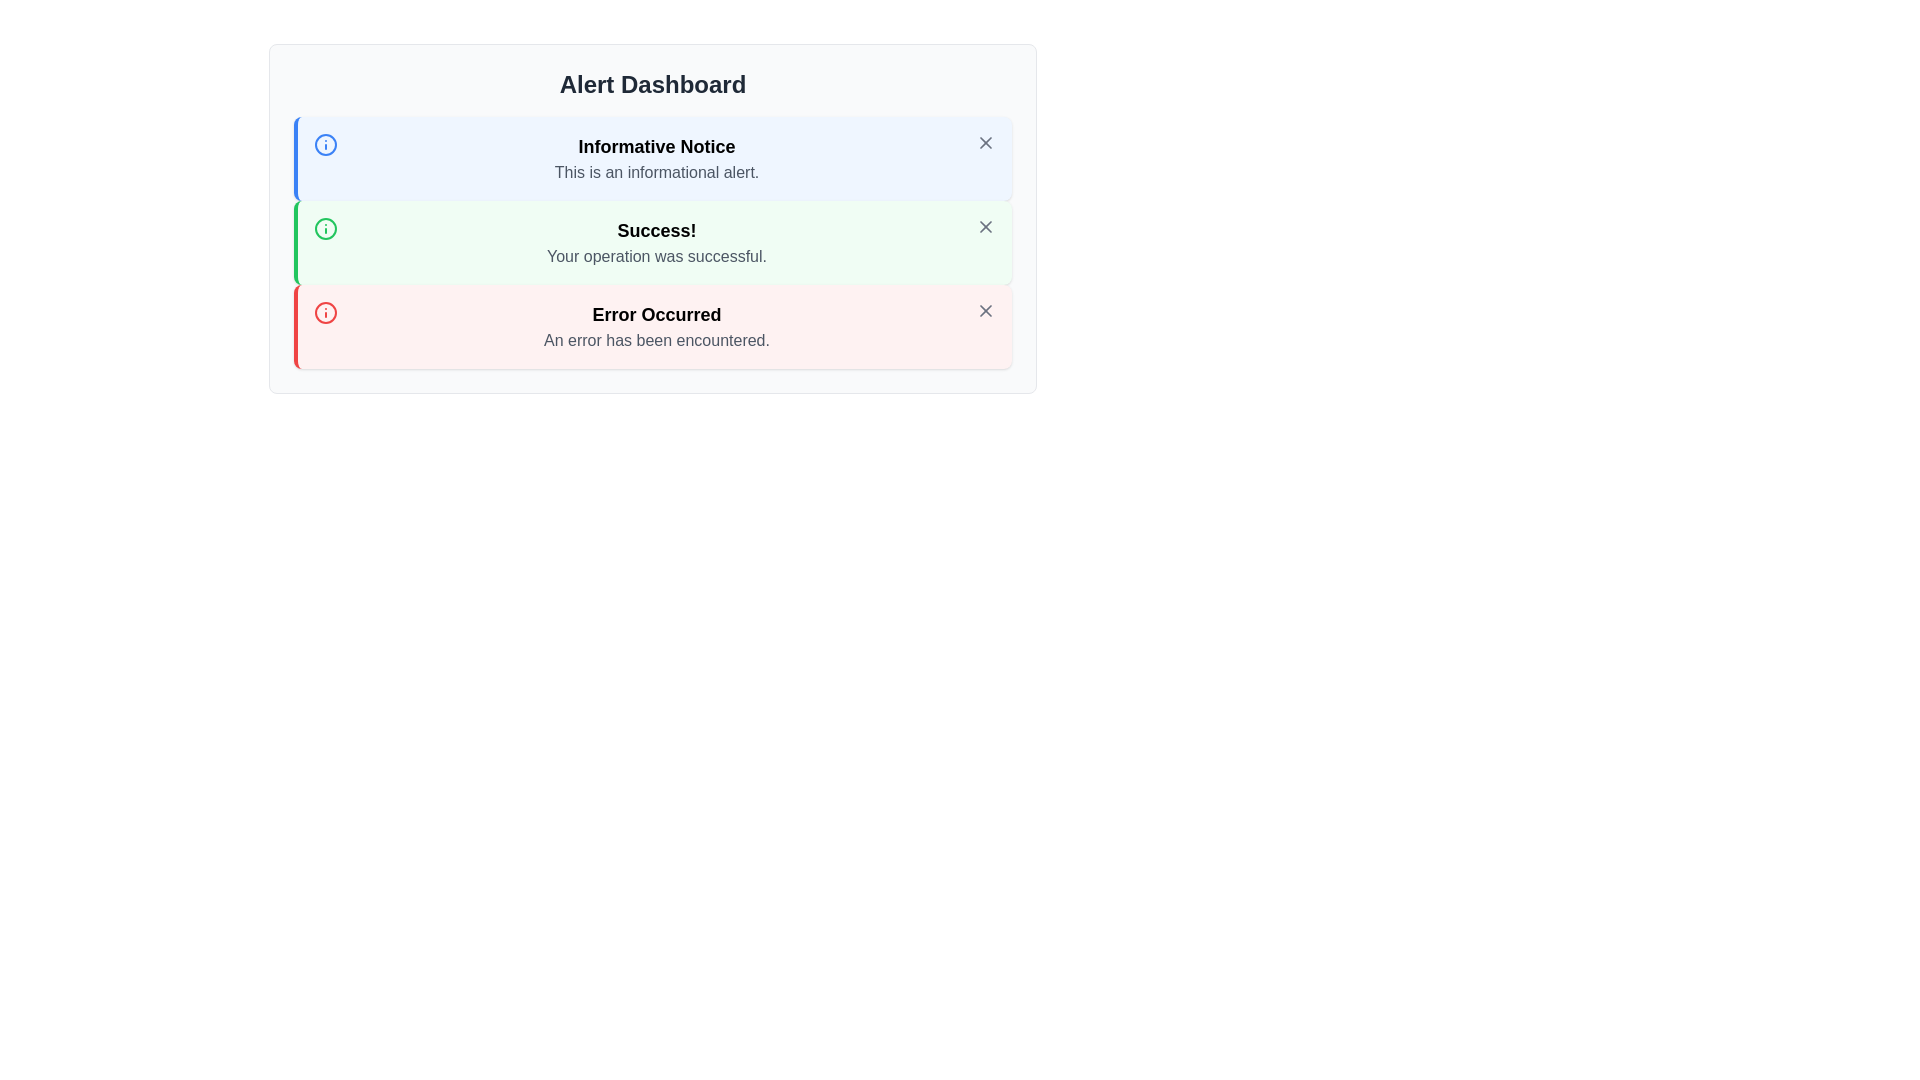  Describe the element at coordinates (326, 144) in the screenshot. I see `the circular icon with a blue outline and white fill, which resembles an information symbol, located in the top-left corner of the 'Informative Notice' alert box` at that location.